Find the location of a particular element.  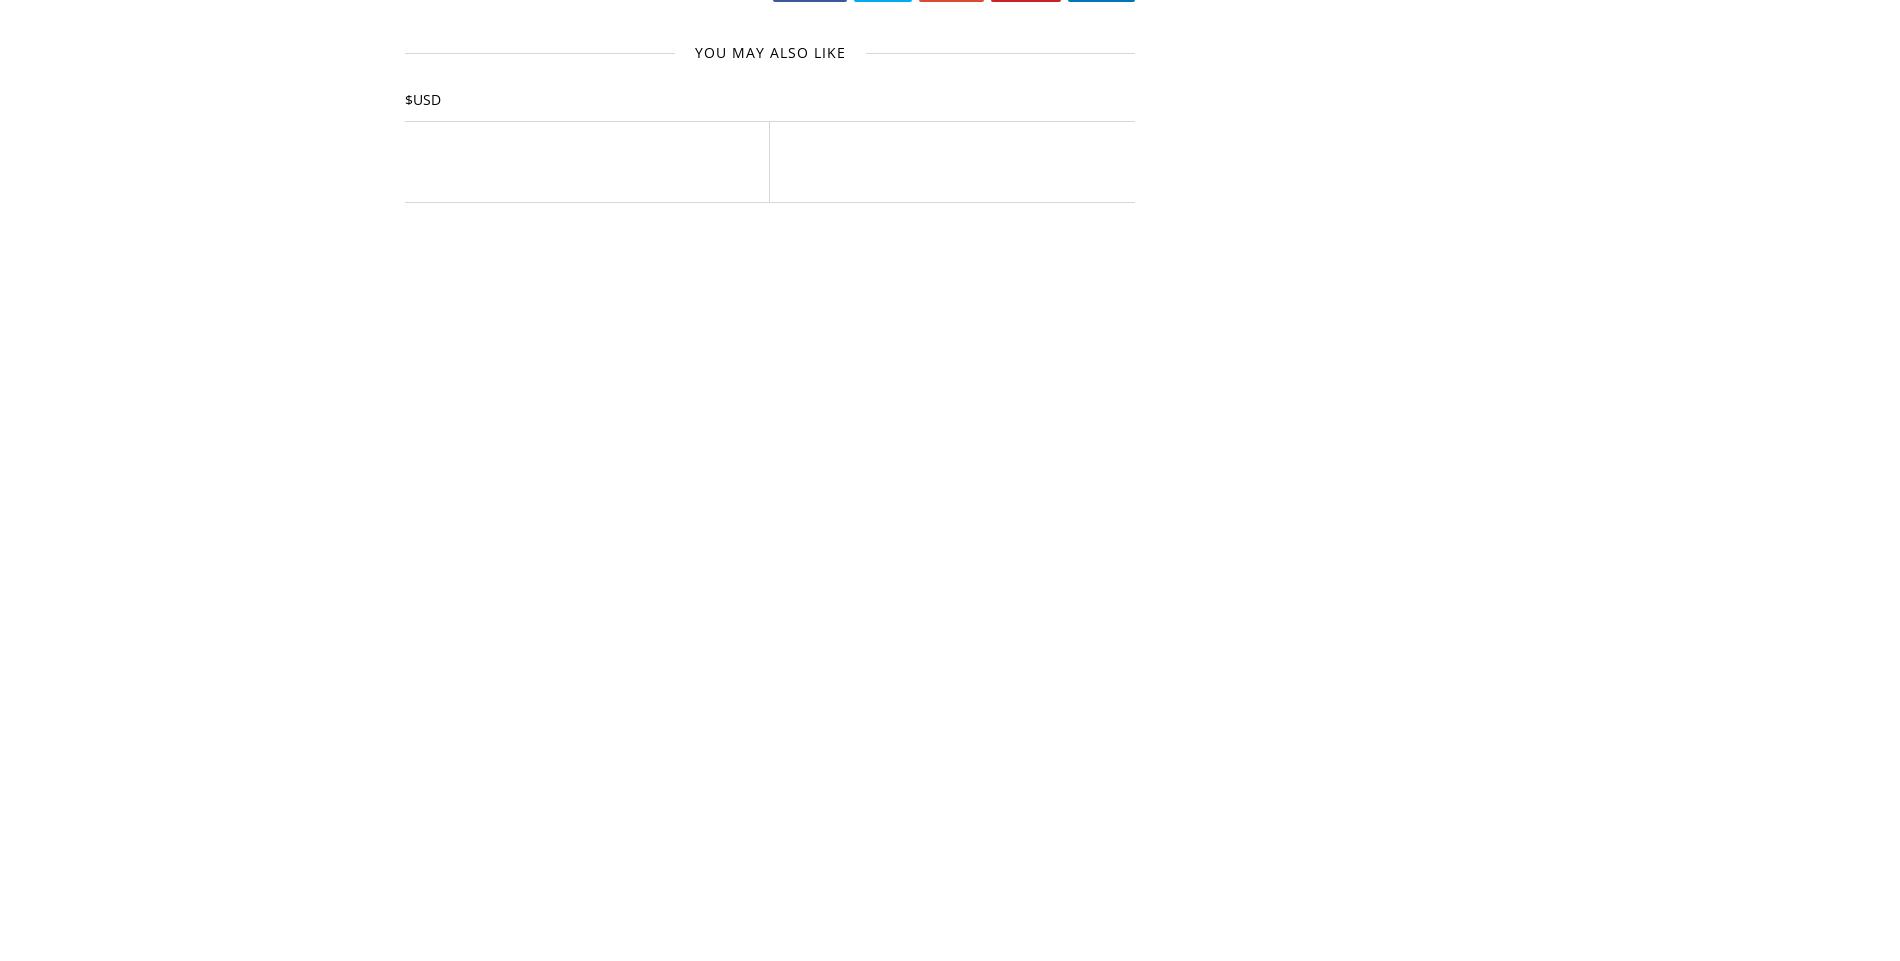

'(67)' is located at coordinates (1307, 892).